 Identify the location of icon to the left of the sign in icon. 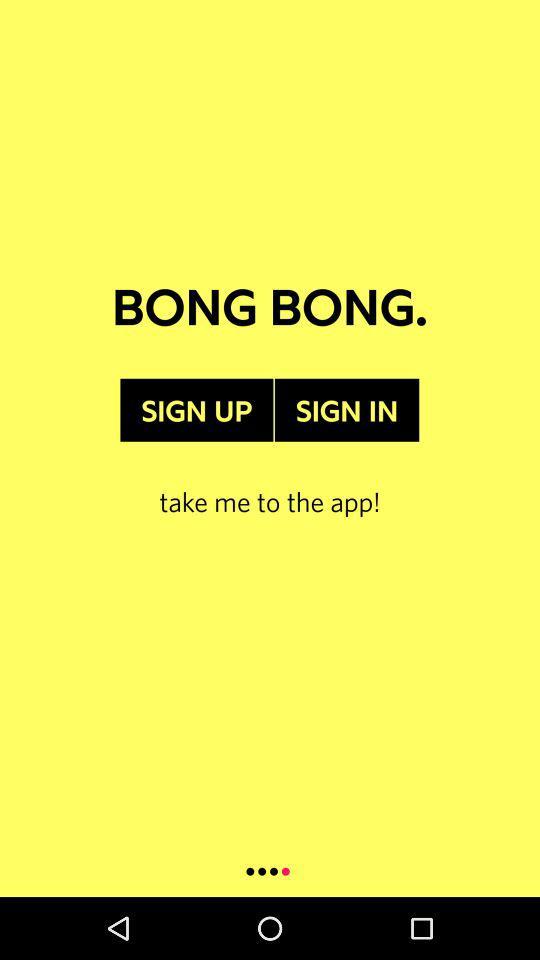
(196, 409).